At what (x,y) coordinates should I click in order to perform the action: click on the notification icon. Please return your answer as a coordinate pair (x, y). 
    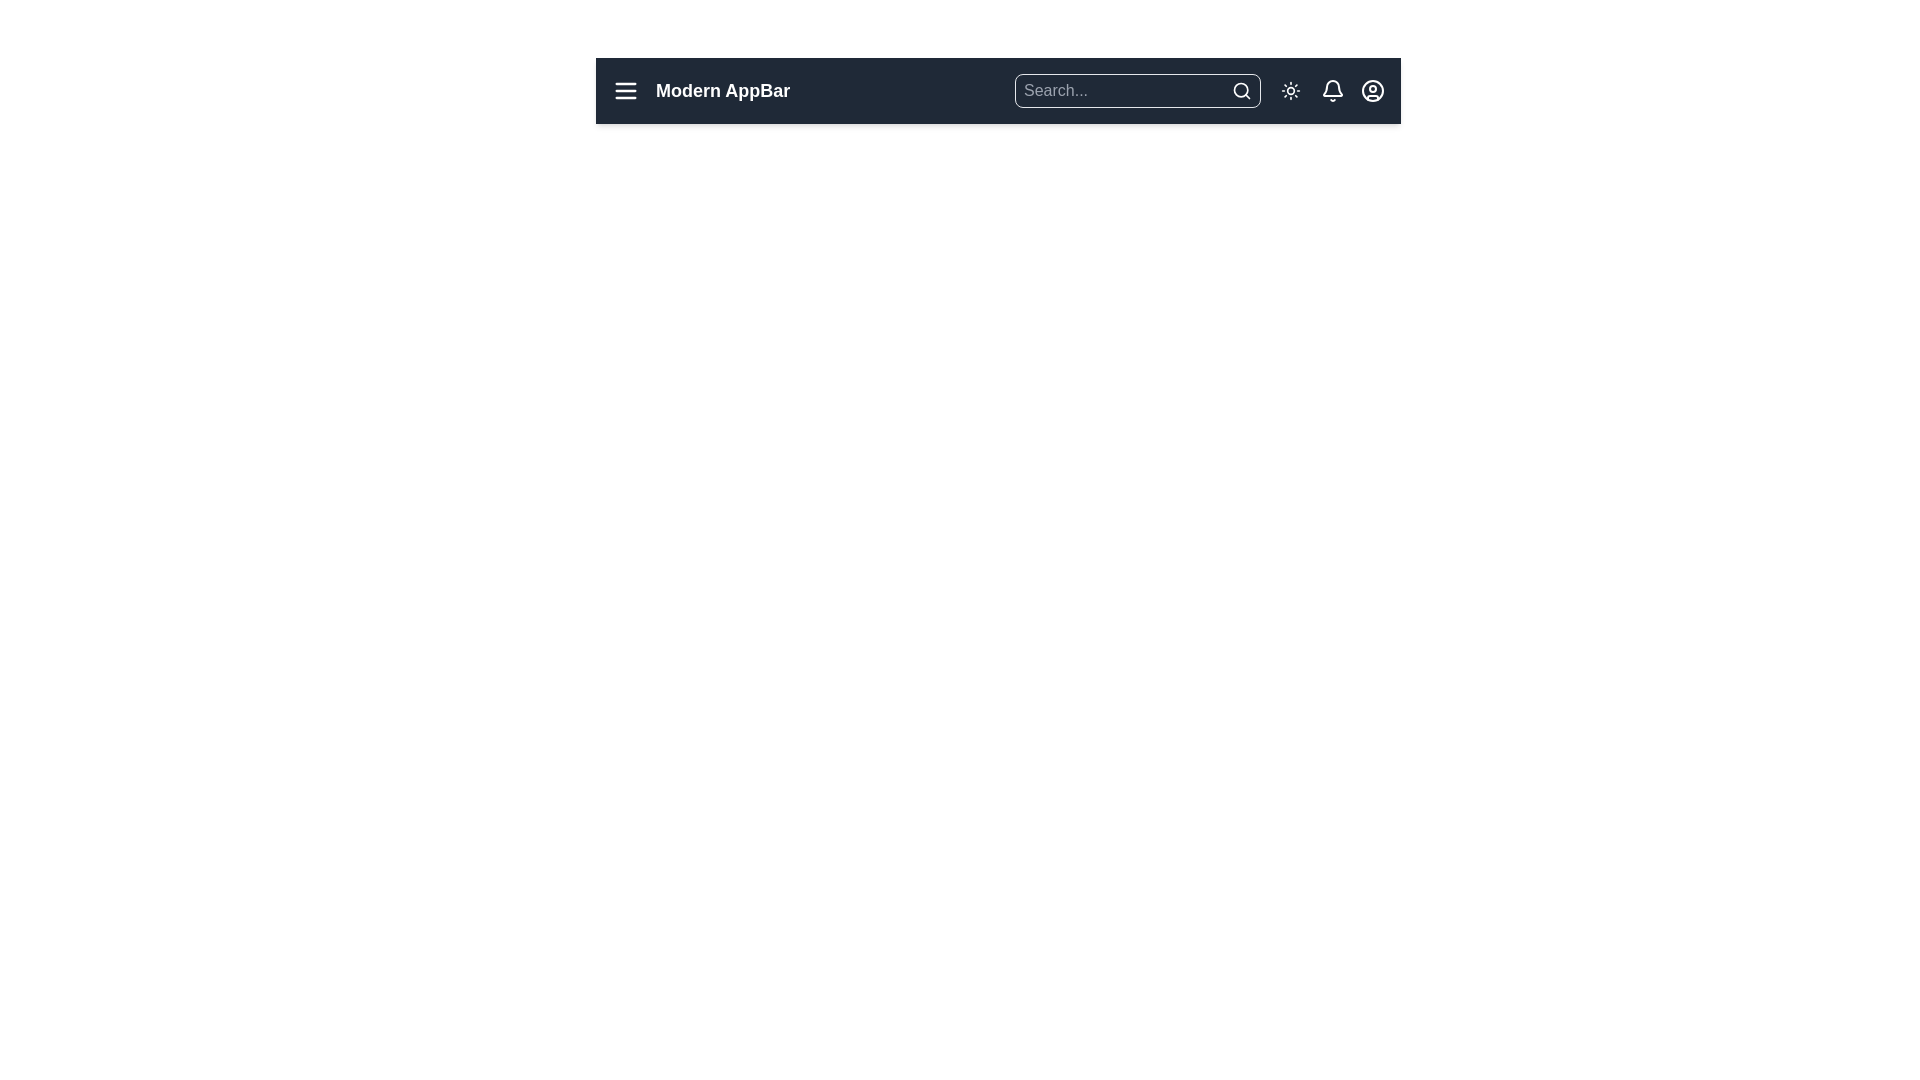
    Looking at the image, I should click on (1333, 91).